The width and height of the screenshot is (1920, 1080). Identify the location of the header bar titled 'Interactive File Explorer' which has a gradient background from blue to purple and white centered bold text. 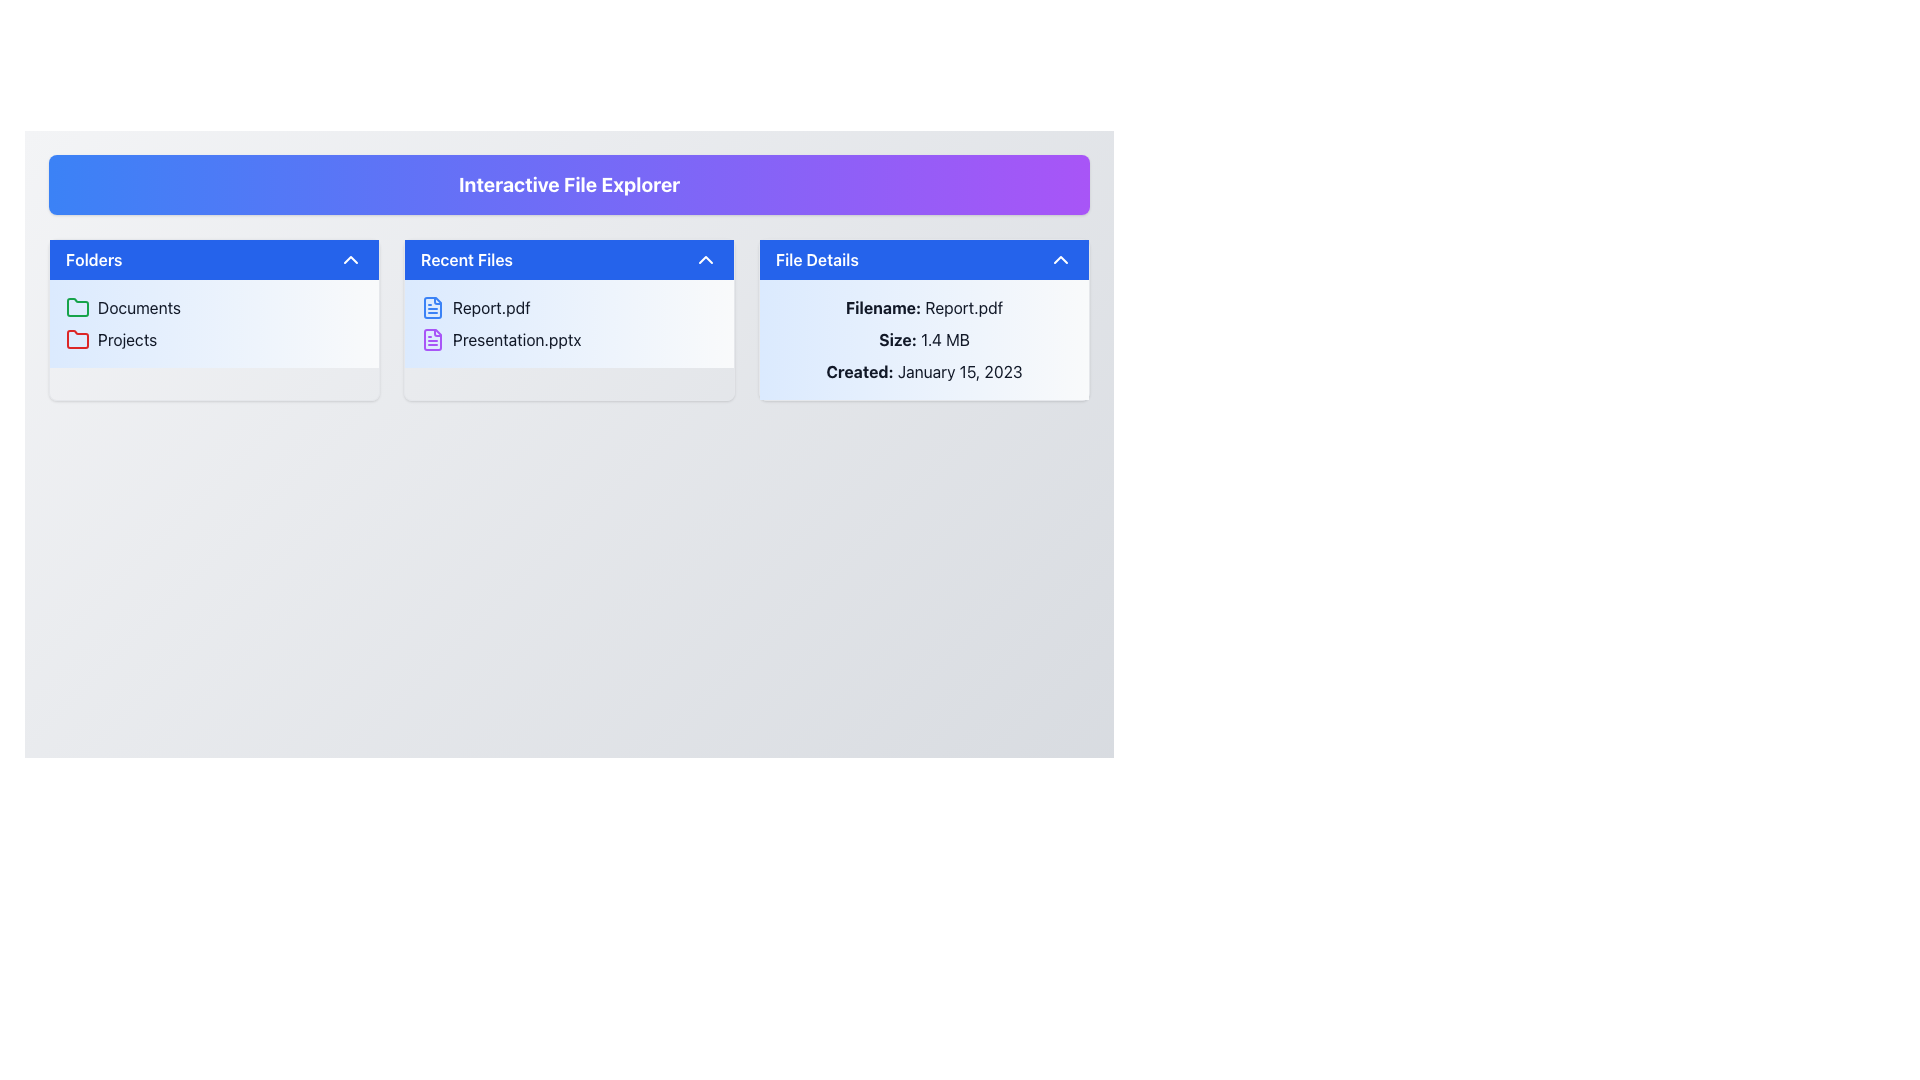
(568, 185).